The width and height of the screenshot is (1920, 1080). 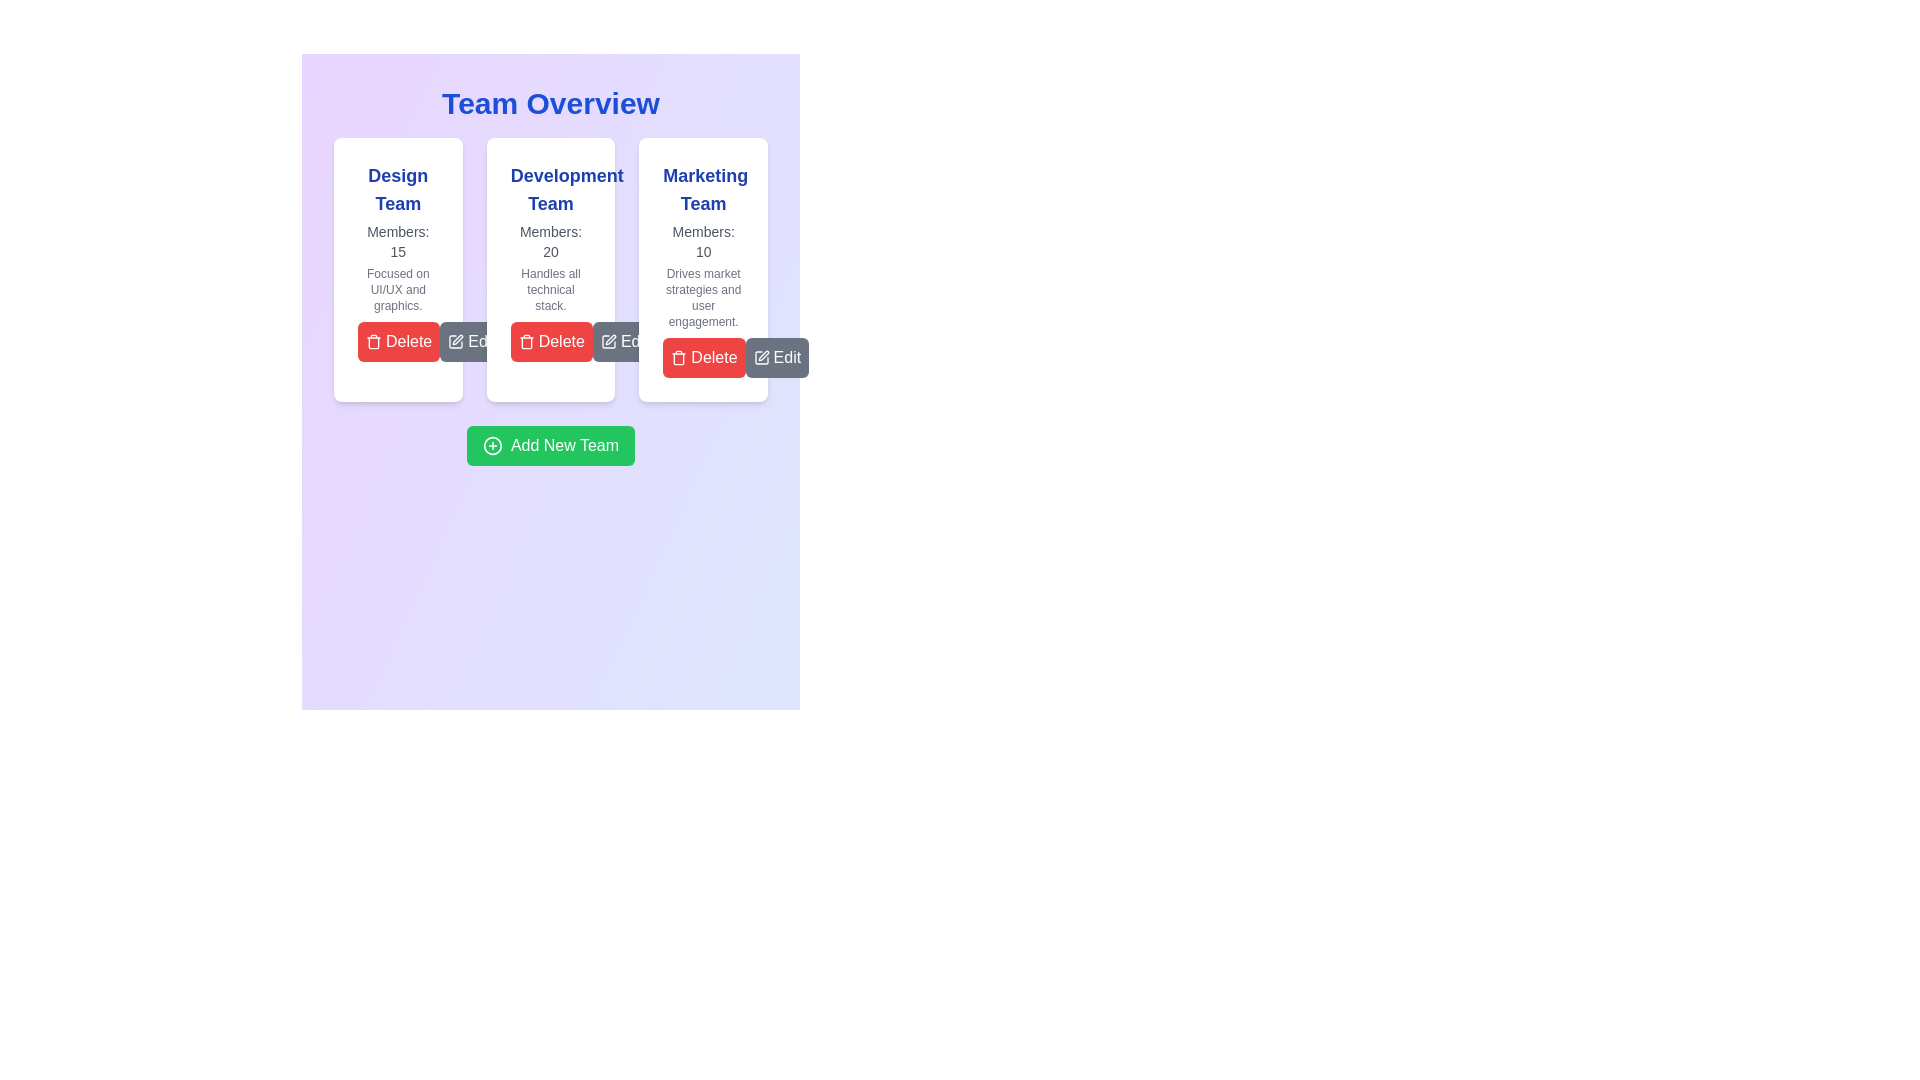 What do you see at coordinates (551, 104) in the screenshot?
I see `the static text header labeled 'Team Overview', which is prominently styled with large, bold, blue text centered at the top of the interface` at bounding box center [551, 104].